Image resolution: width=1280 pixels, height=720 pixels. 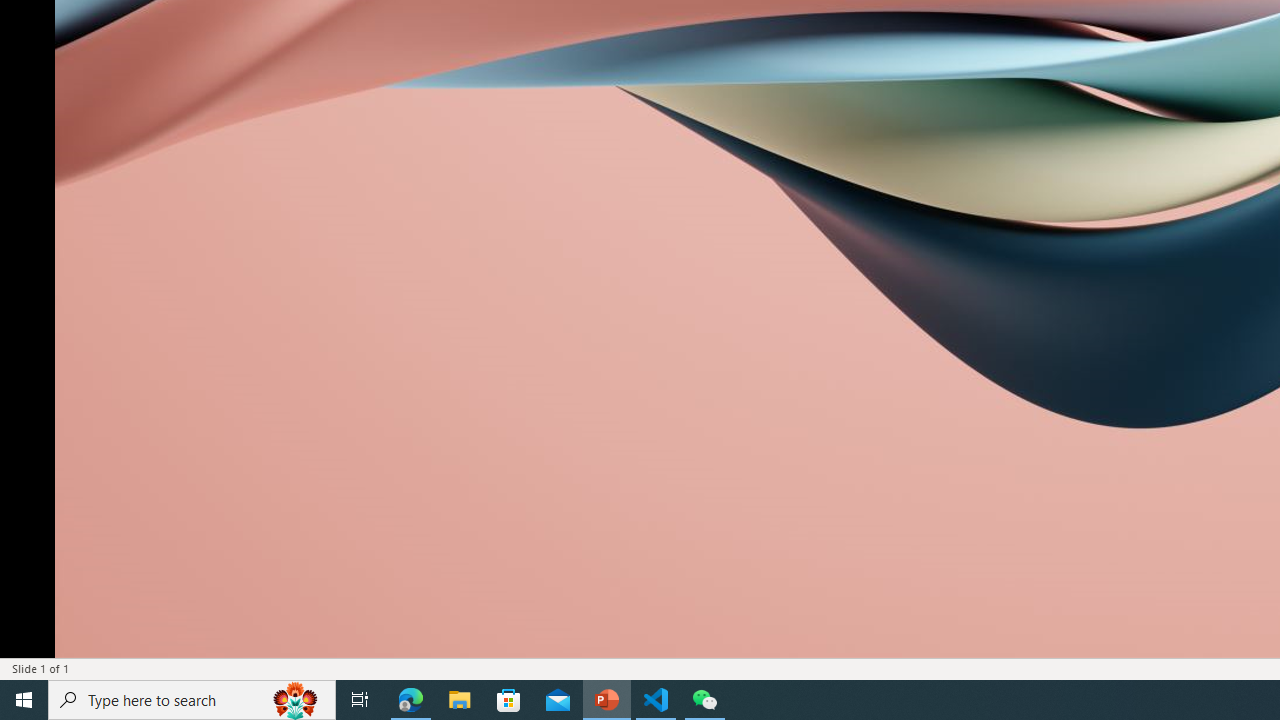 I want to click on 'Microsoft Edge - 1 running window', so click(x=410, y=698).